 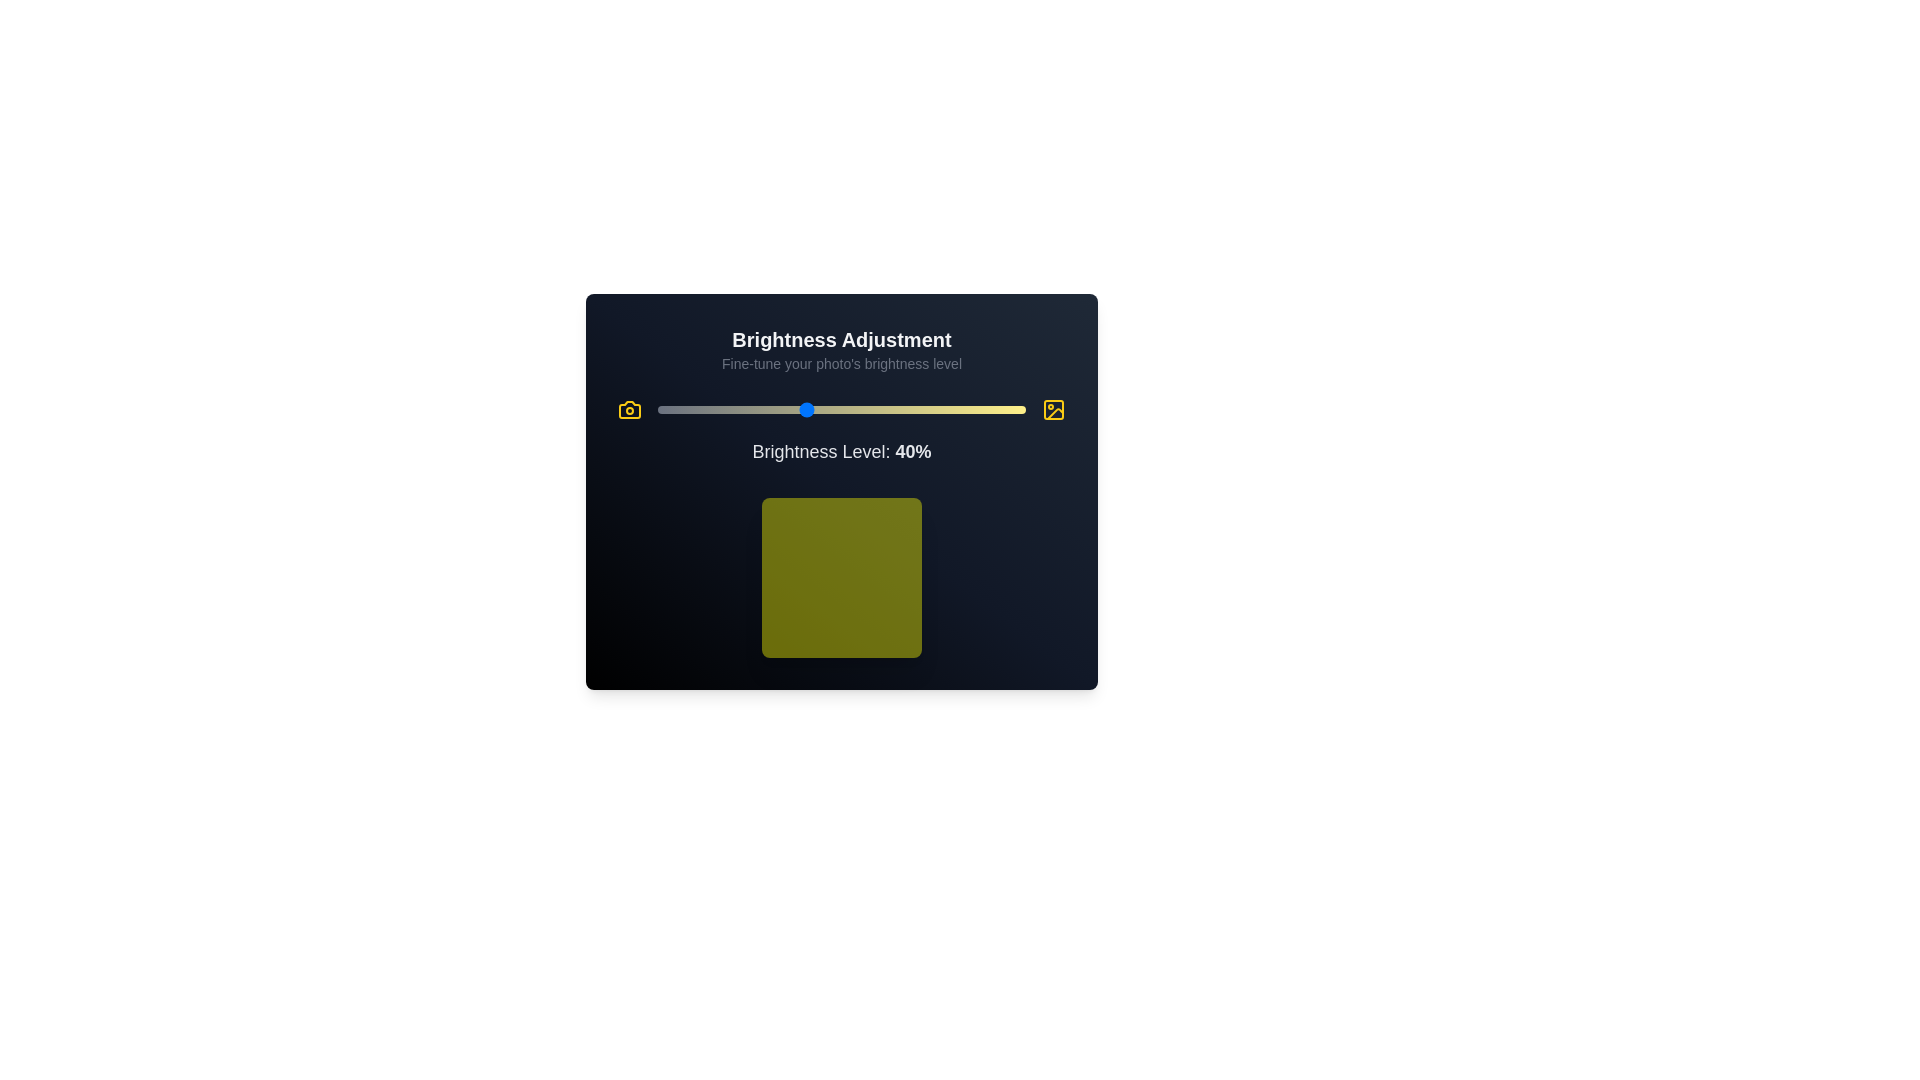 What do you see at coordinates (628, 408) in the screenshot?
I see `the camera icon to initiate the corresponding action` at bounding box center [628, 408].